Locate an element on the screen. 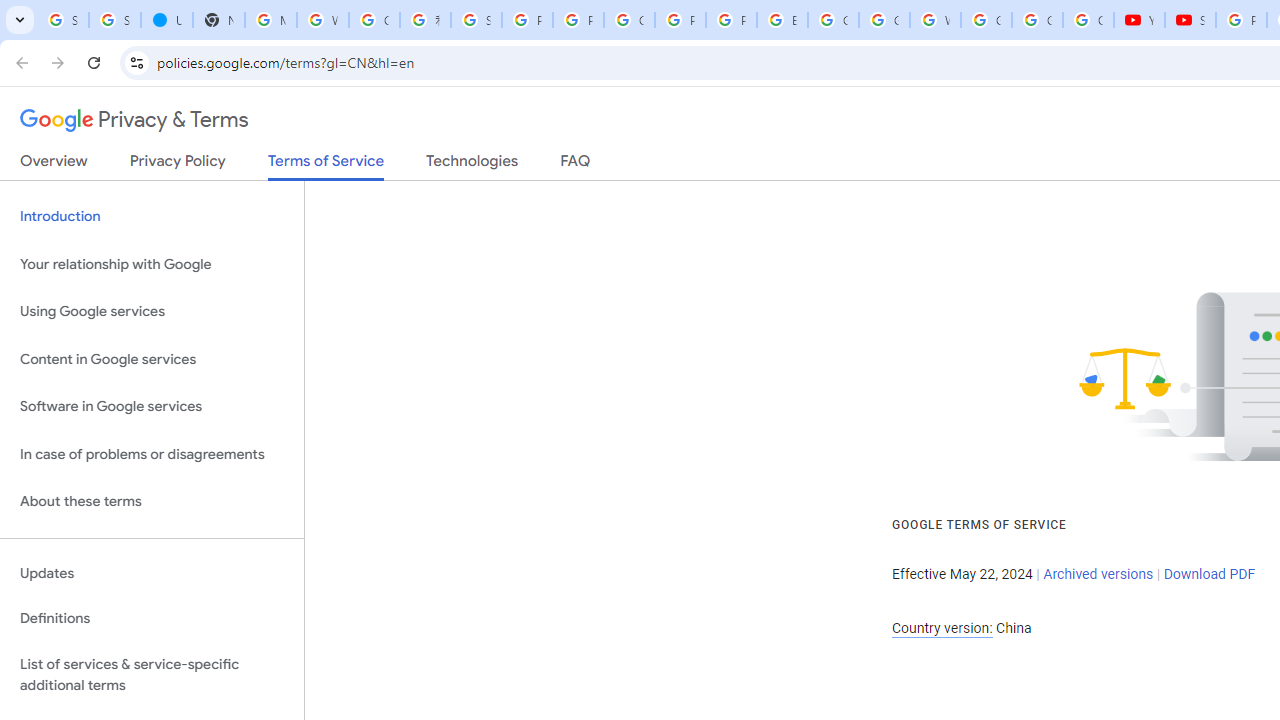 The width and height of the screenshot is (1280, 720). 'Sign in - Google Accounts' is located at coordinates (113, 20).